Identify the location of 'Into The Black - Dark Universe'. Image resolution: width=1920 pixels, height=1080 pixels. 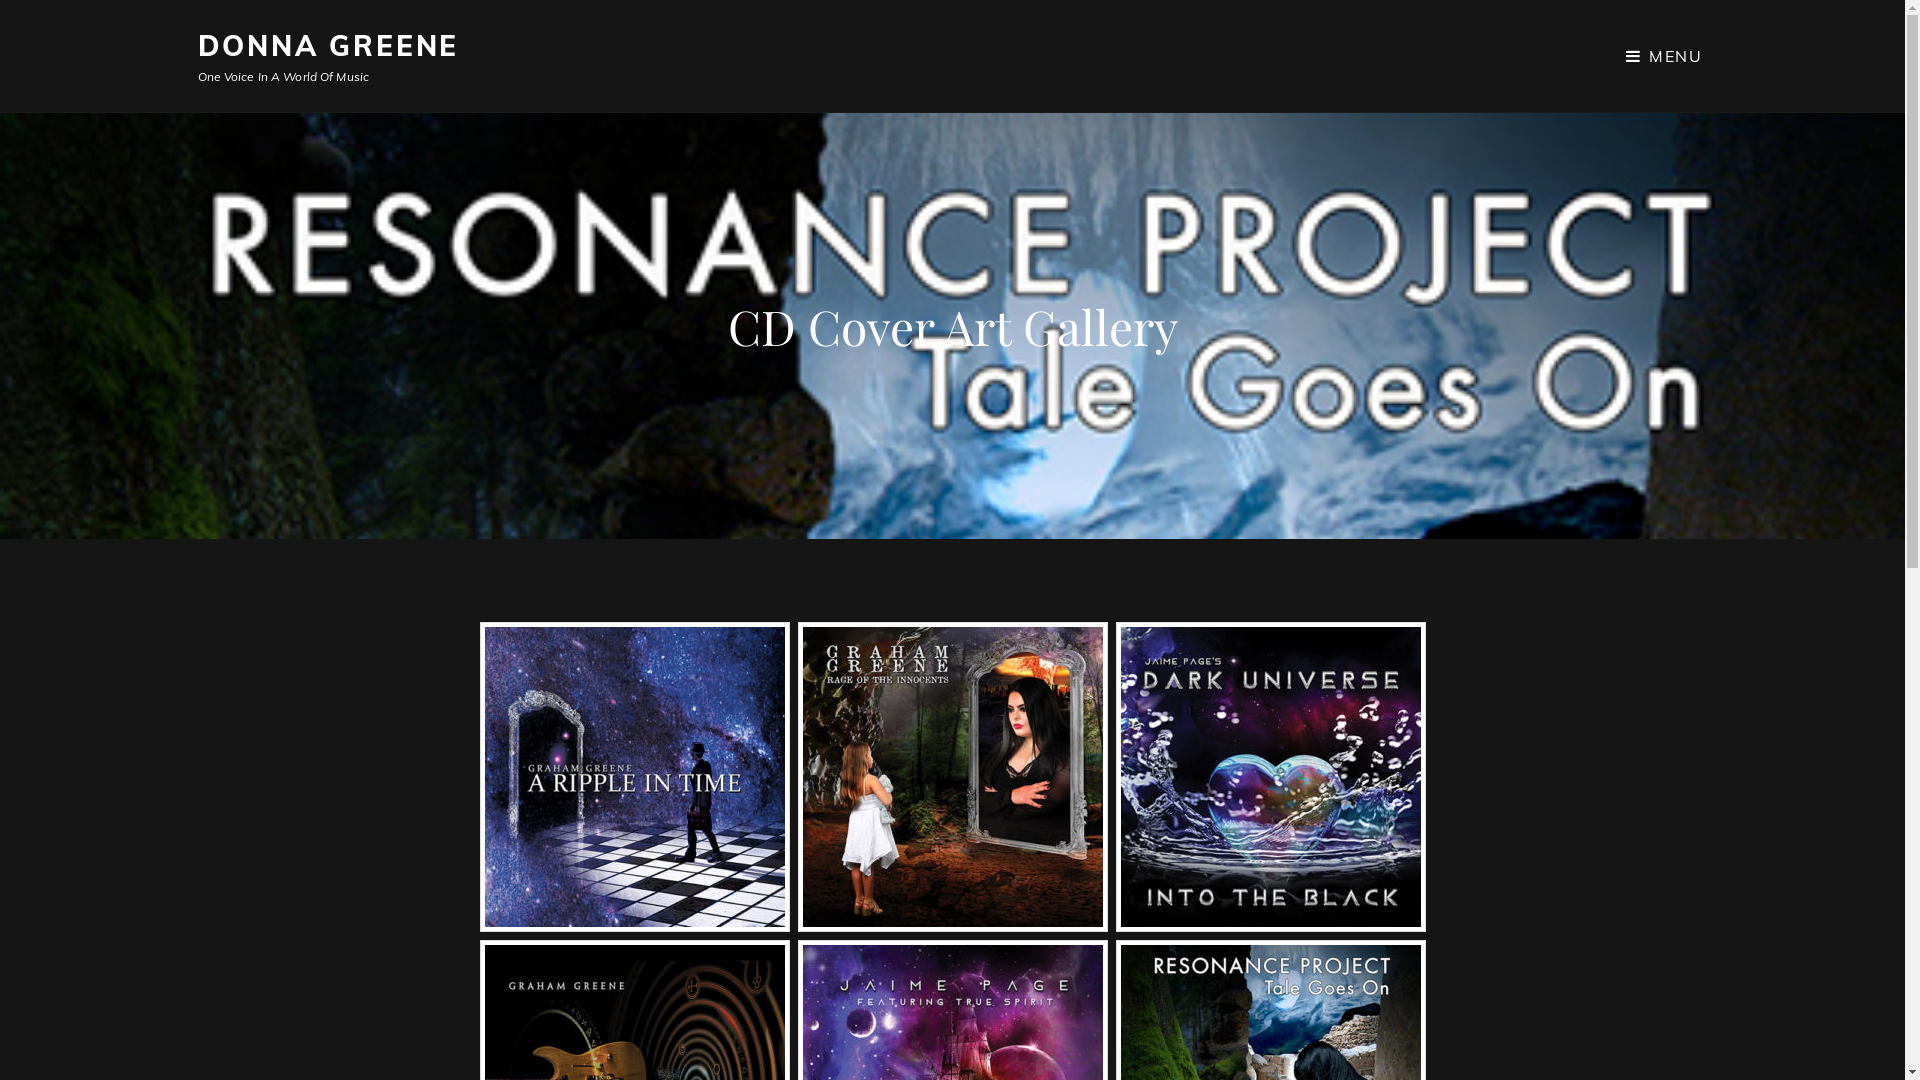
(1269, 775).